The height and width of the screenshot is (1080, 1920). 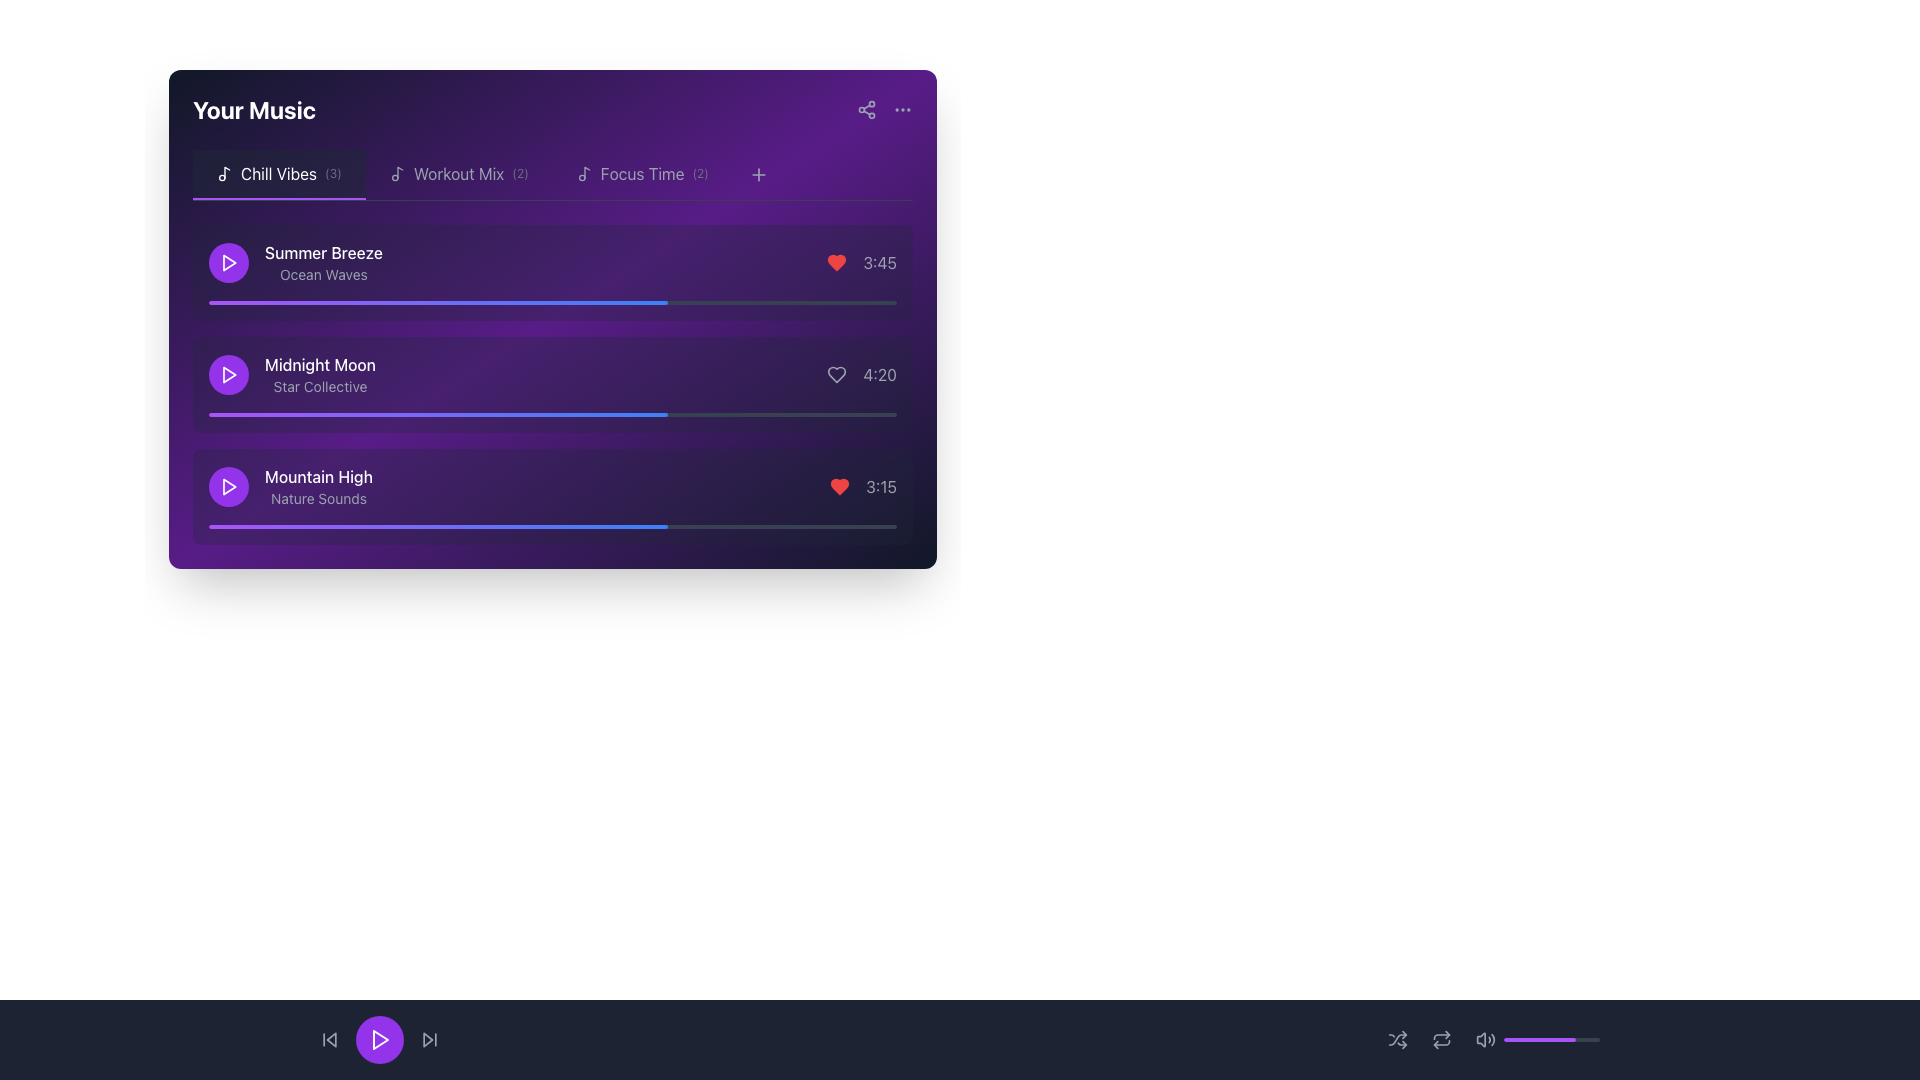 I want to click on the heart-shaped icon in the music player interface, so click(x=837, y=261).